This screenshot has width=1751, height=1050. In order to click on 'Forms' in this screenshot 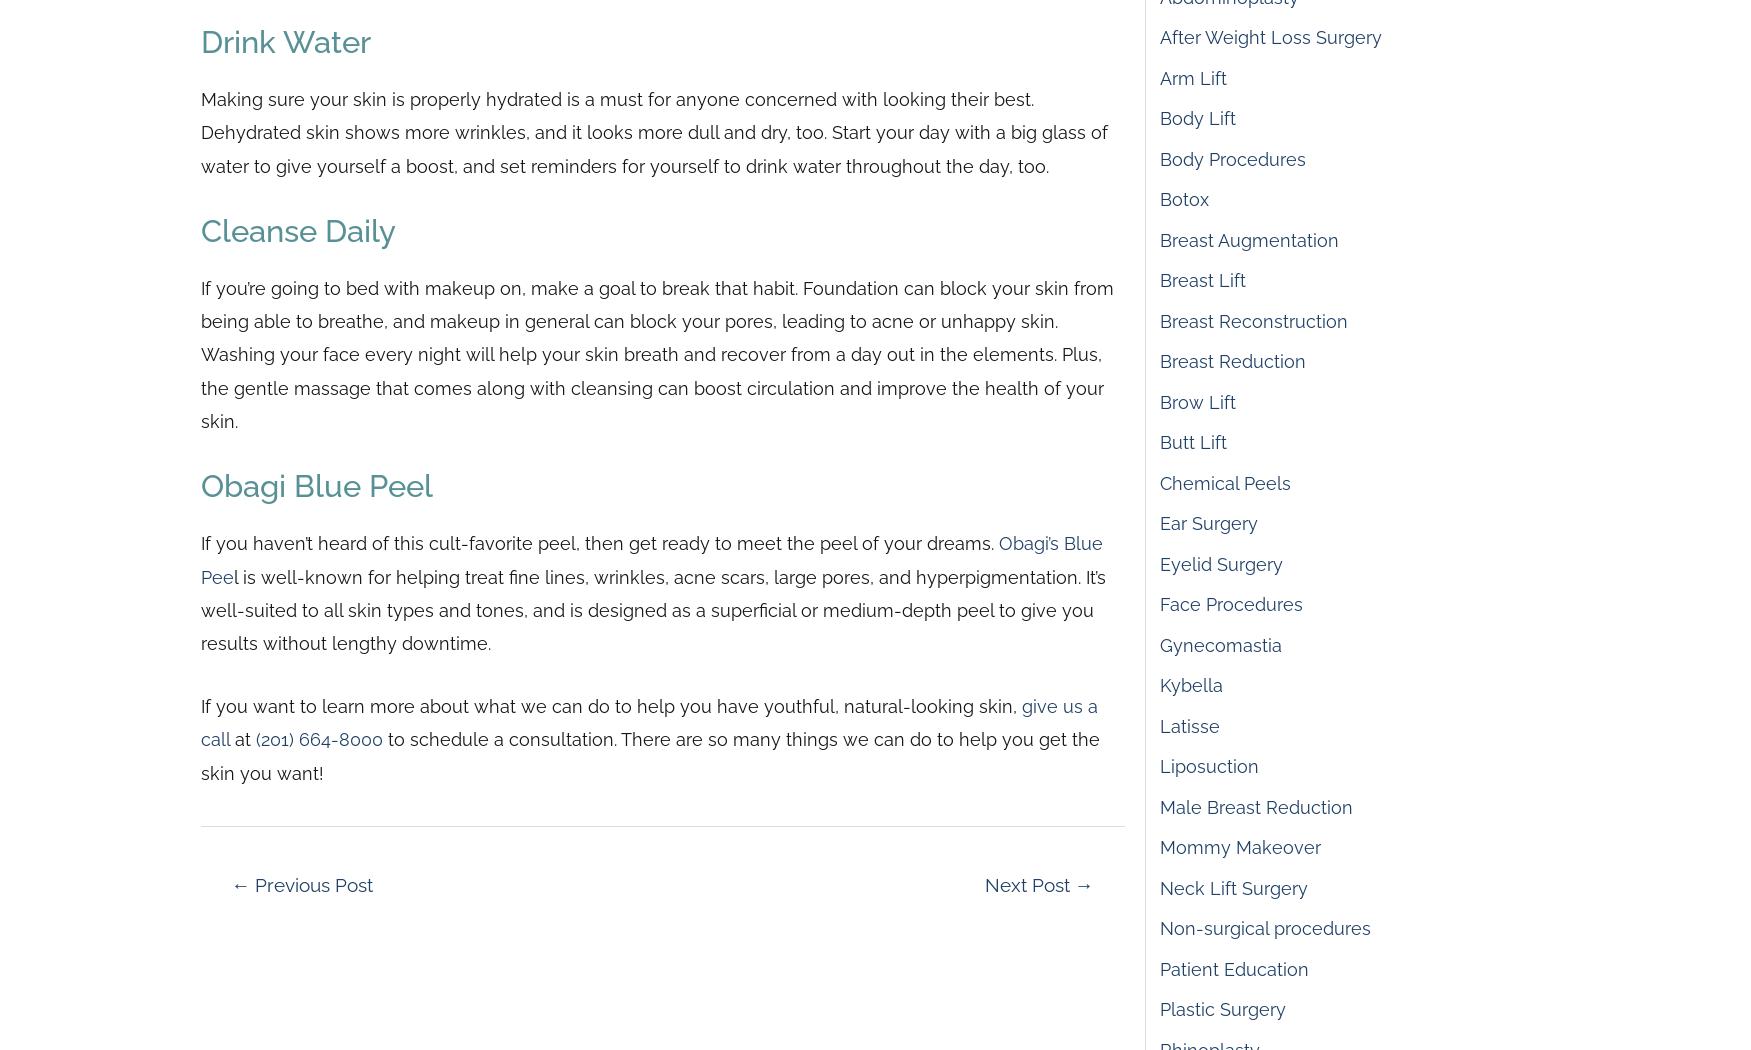, I will do `click(540, 709)`.